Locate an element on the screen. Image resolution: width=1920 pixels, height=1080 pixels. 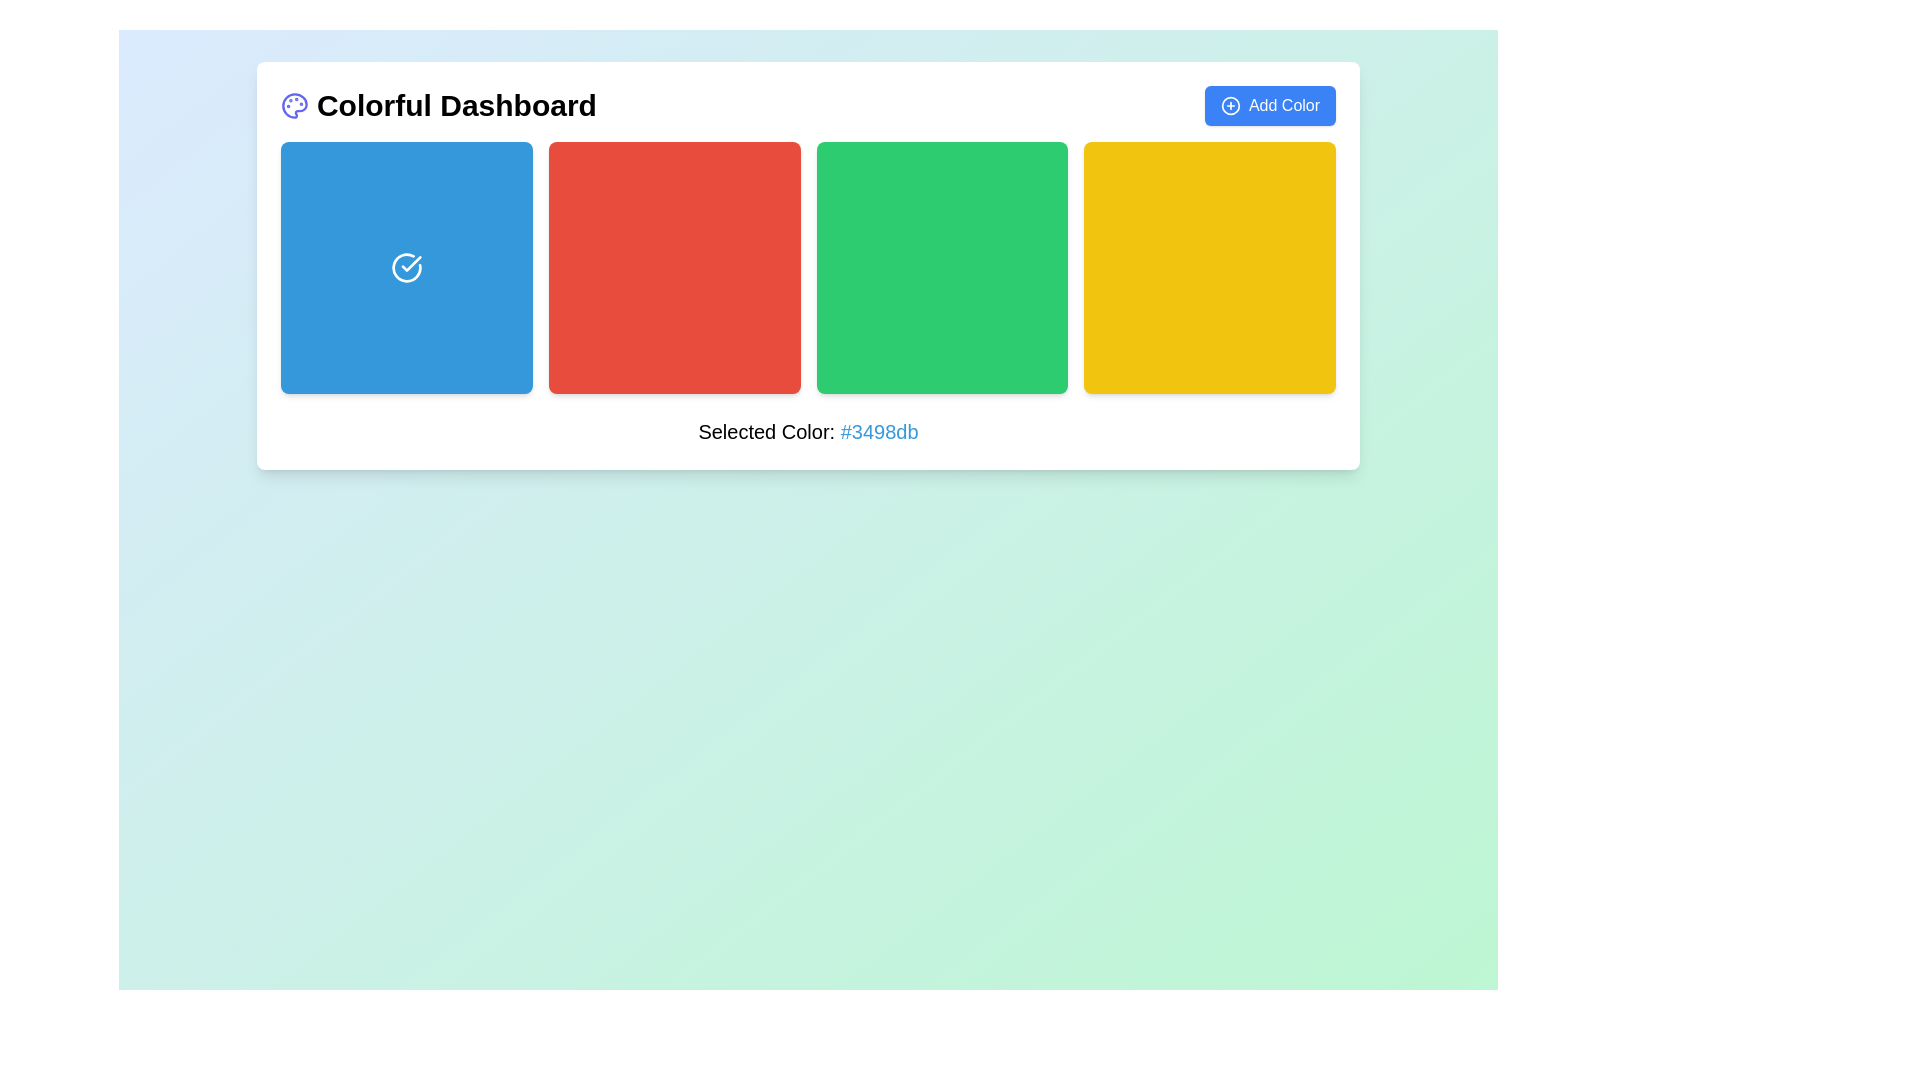
hexadecimal color code displayed in the stylized text component showing '#3498db', which is positioned centrally below the row of colored tiles is located at coordinates (879, 430).